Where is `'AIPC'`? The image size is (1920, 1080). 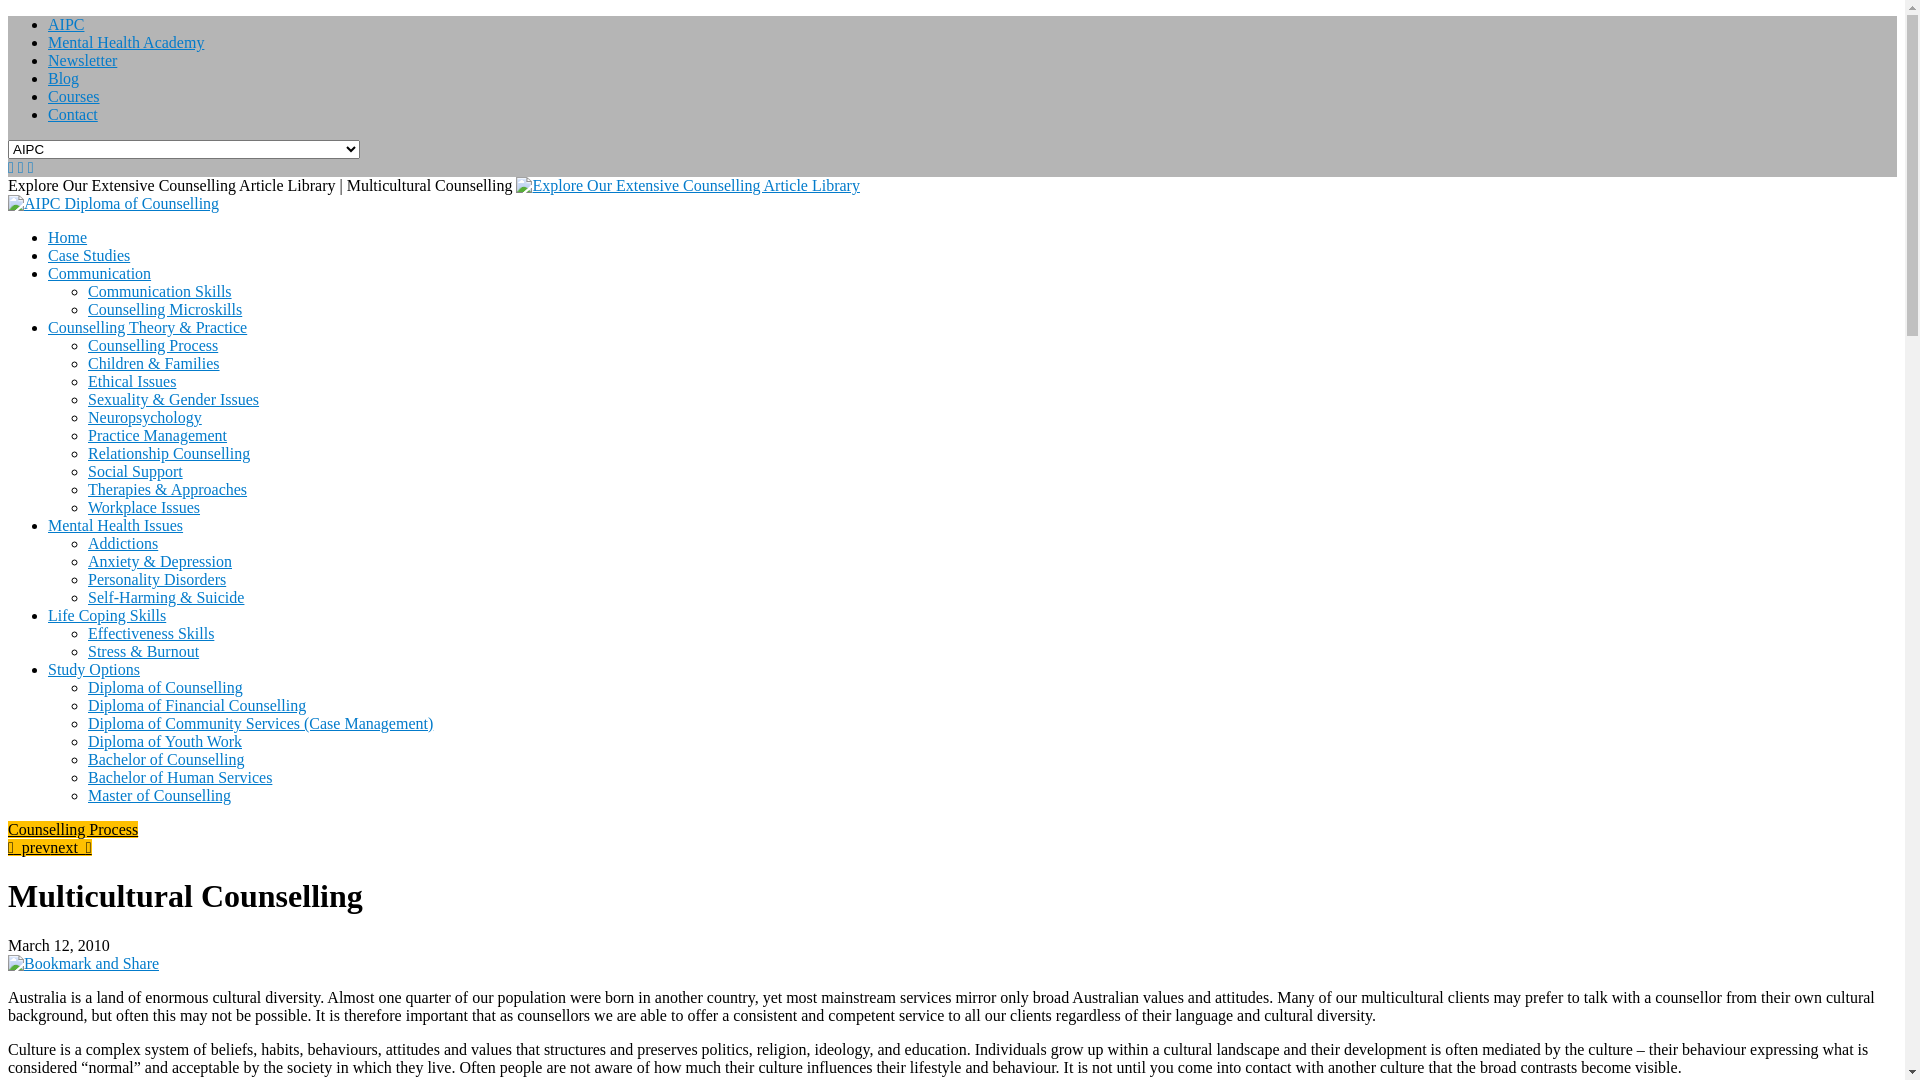 'AIPC' is located at coordinates (48, 24).